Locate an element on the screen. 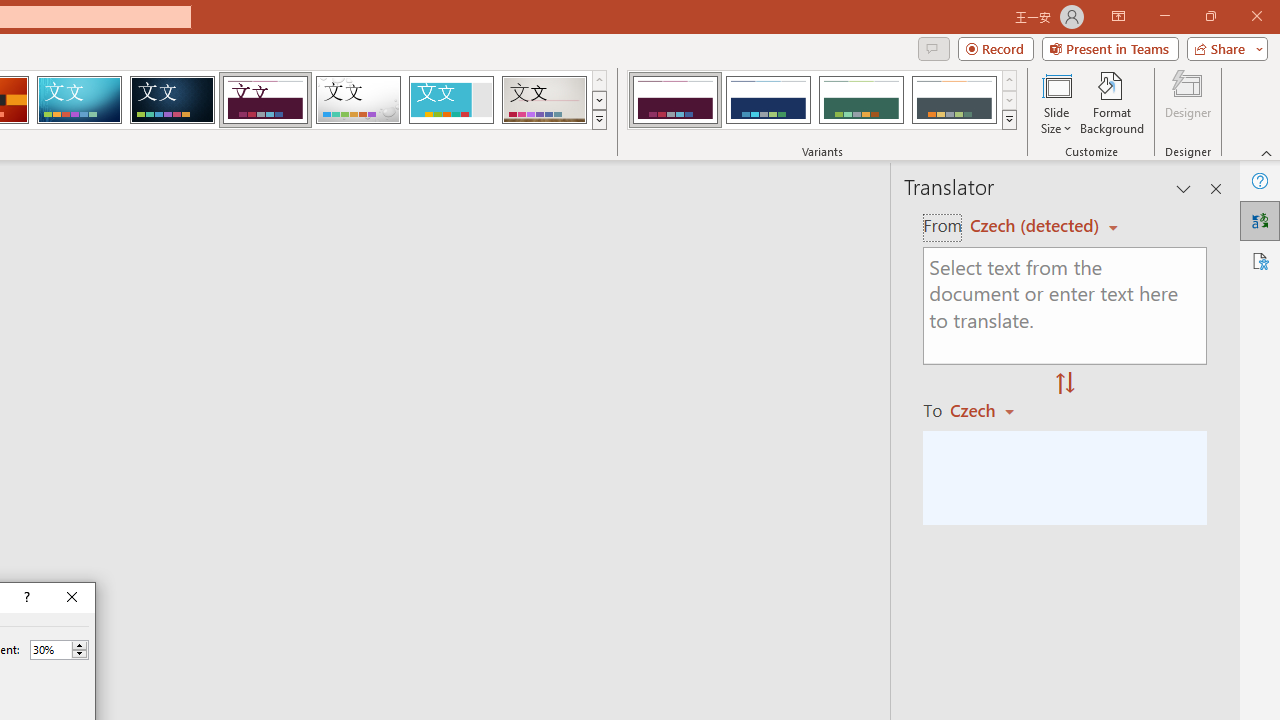  'Dividend' is located at coordinates (264, 100).